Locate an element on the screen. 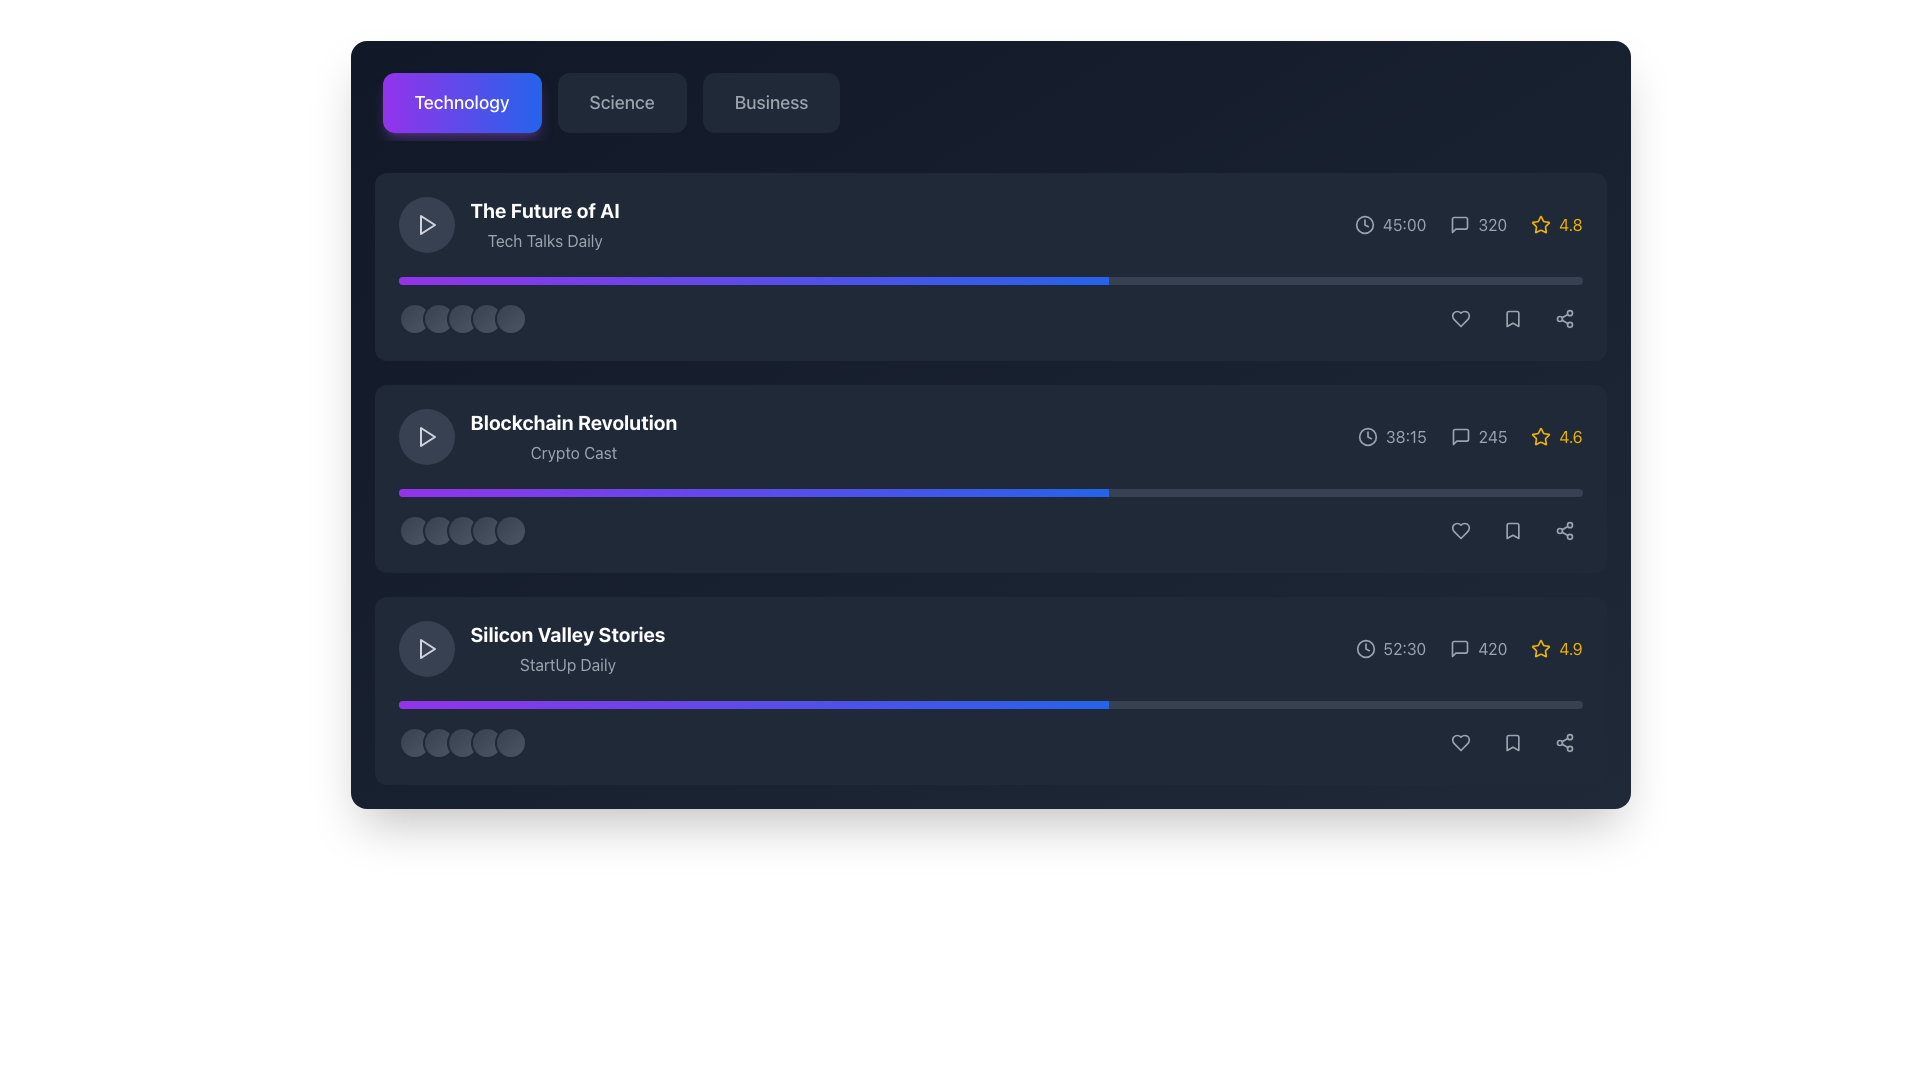  progress is located at coordinates (582, 493).